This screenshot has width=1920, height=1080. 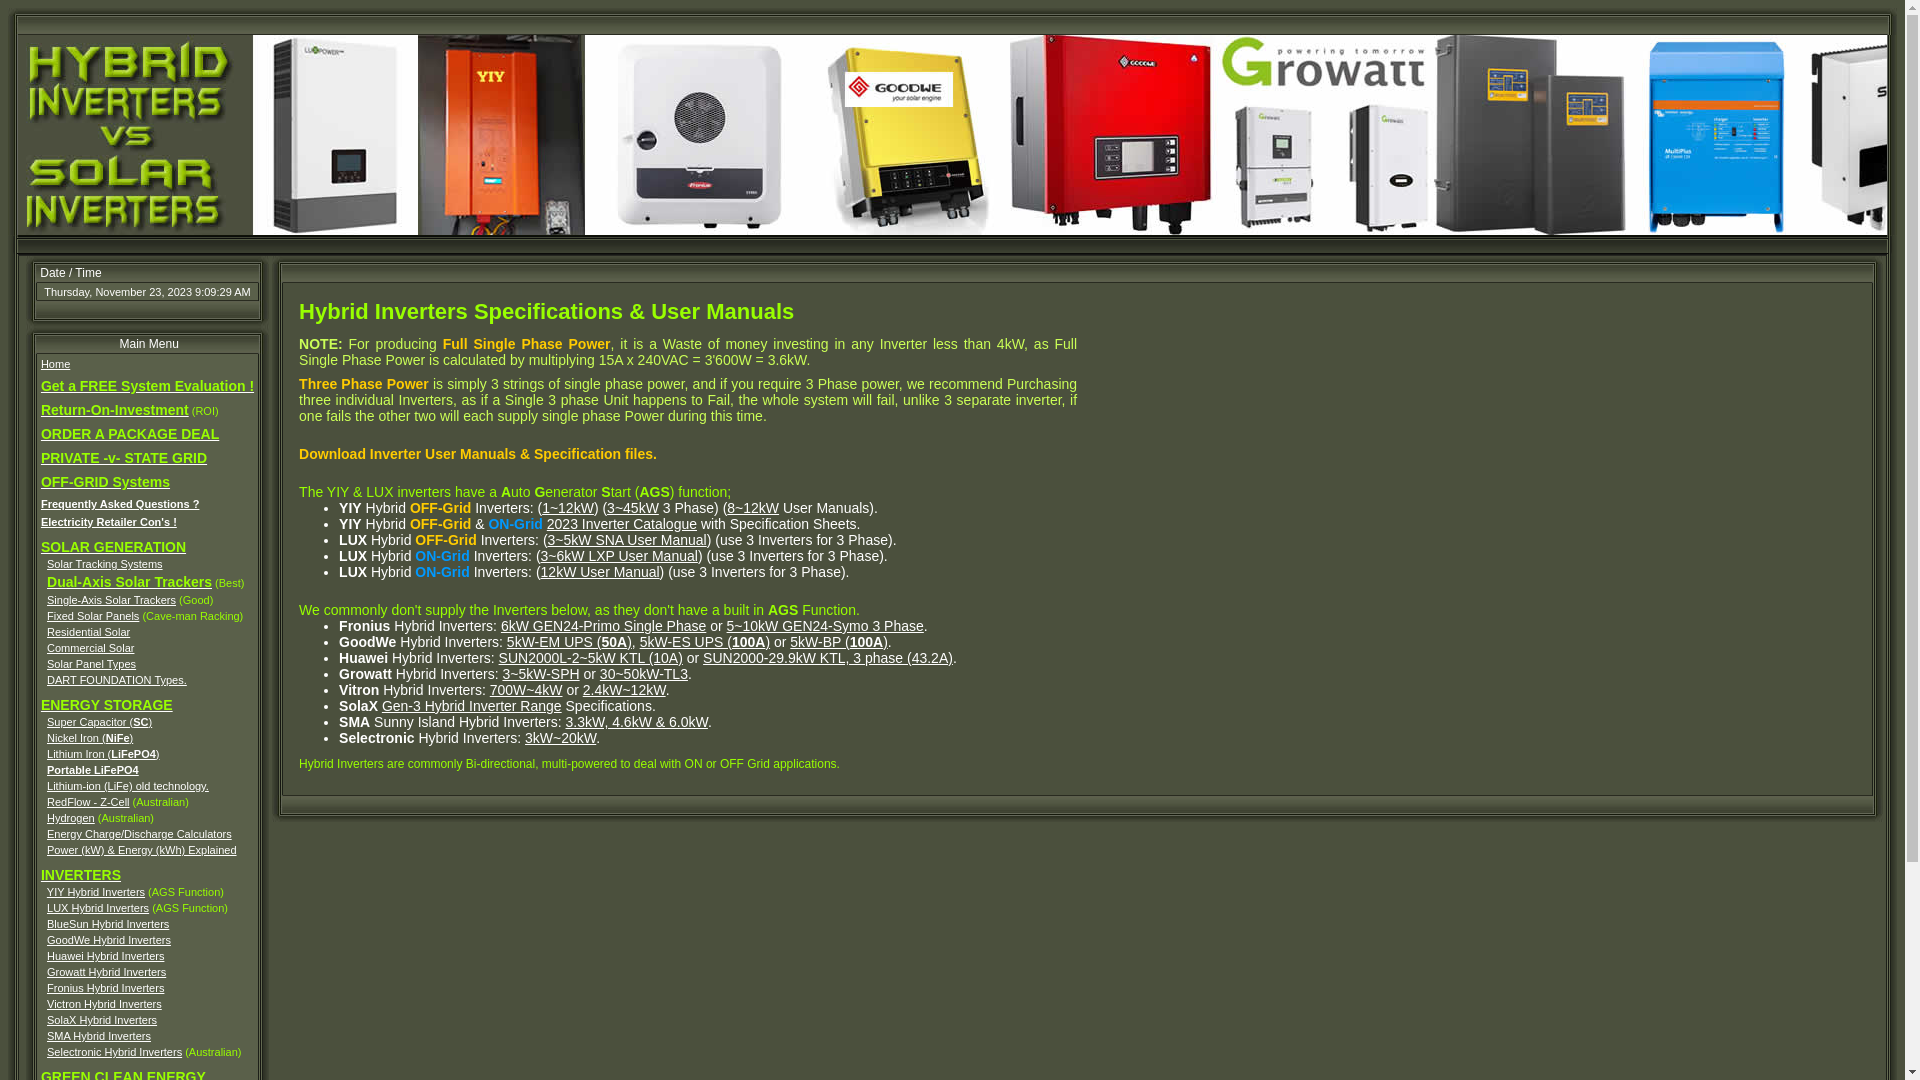 I want to click on 'Nickel Iron (NiFe)', so click(x=89, y=737).